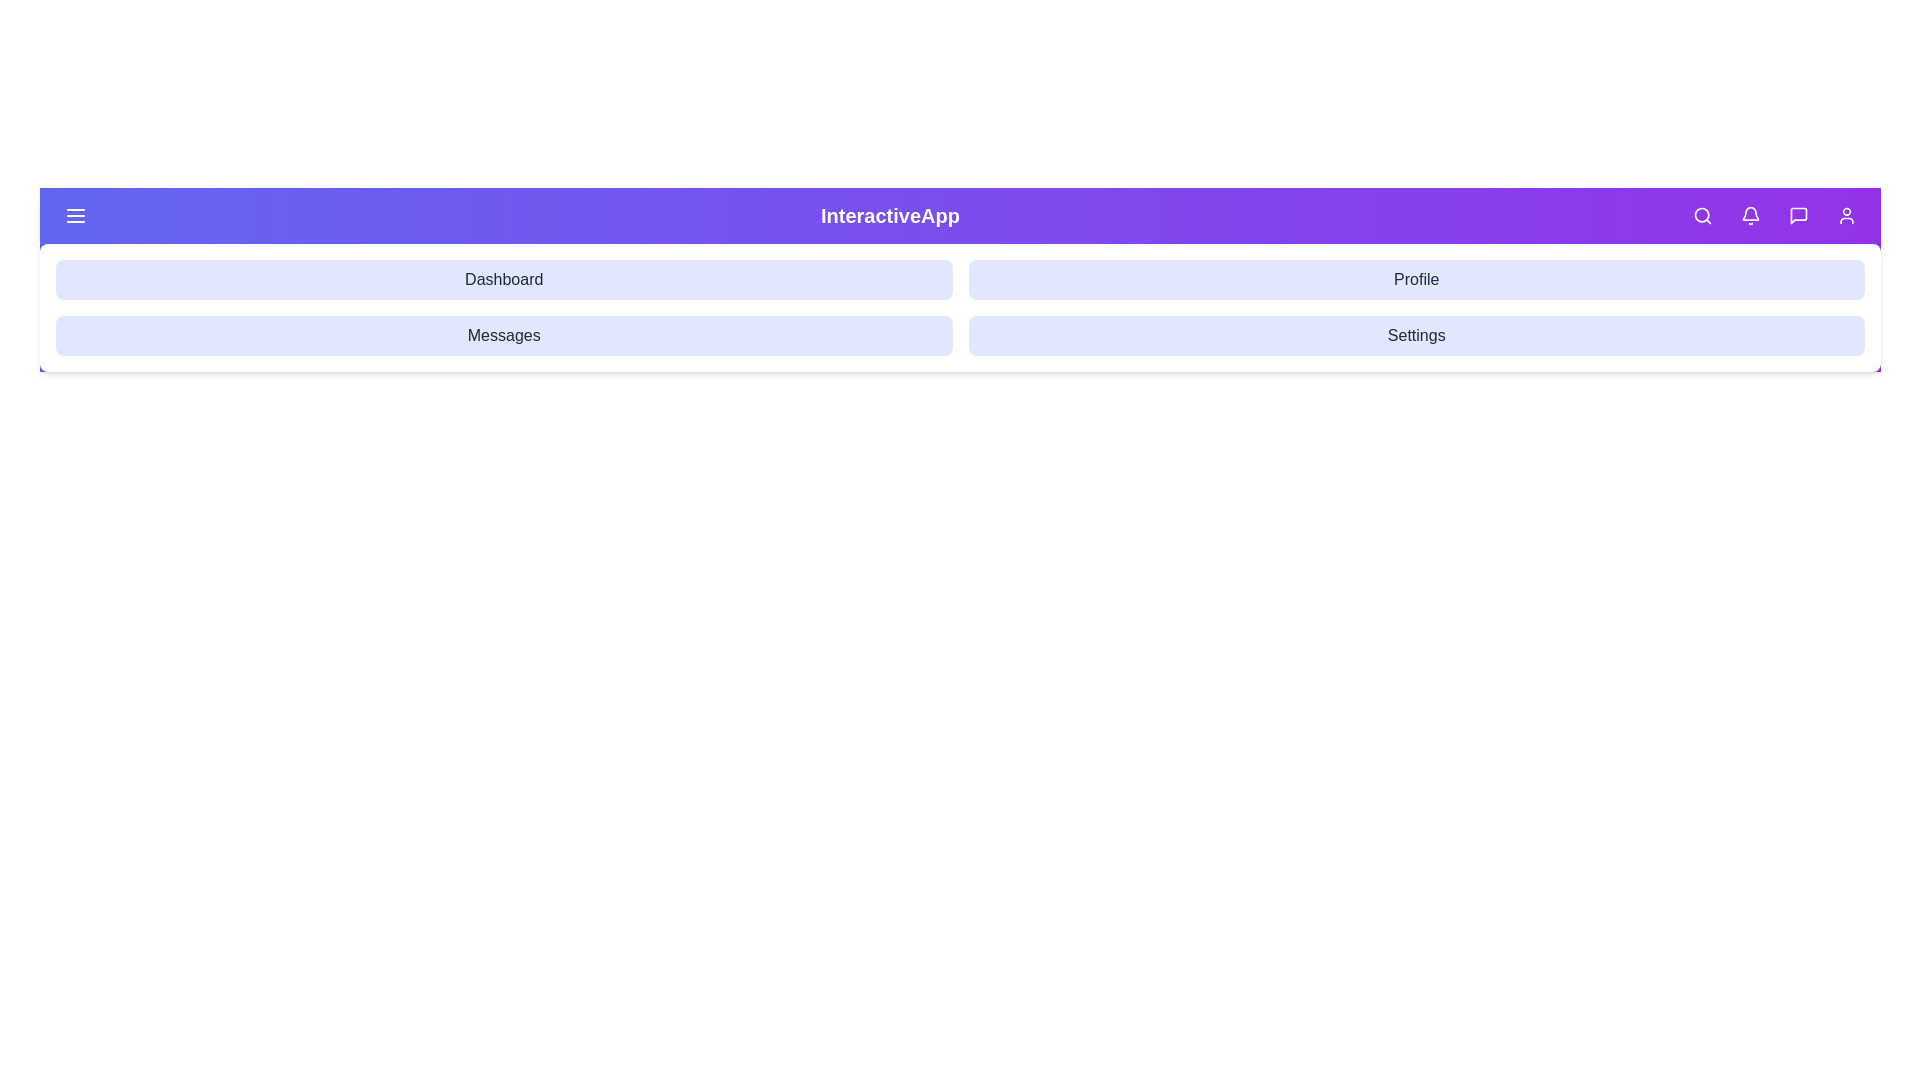 This screenshot has height=1080, width=1920. Describe the element at coordinates (504, 334) in the screenshot. I see `the navigation option Messages to navigate to the corresponding section` at that location.